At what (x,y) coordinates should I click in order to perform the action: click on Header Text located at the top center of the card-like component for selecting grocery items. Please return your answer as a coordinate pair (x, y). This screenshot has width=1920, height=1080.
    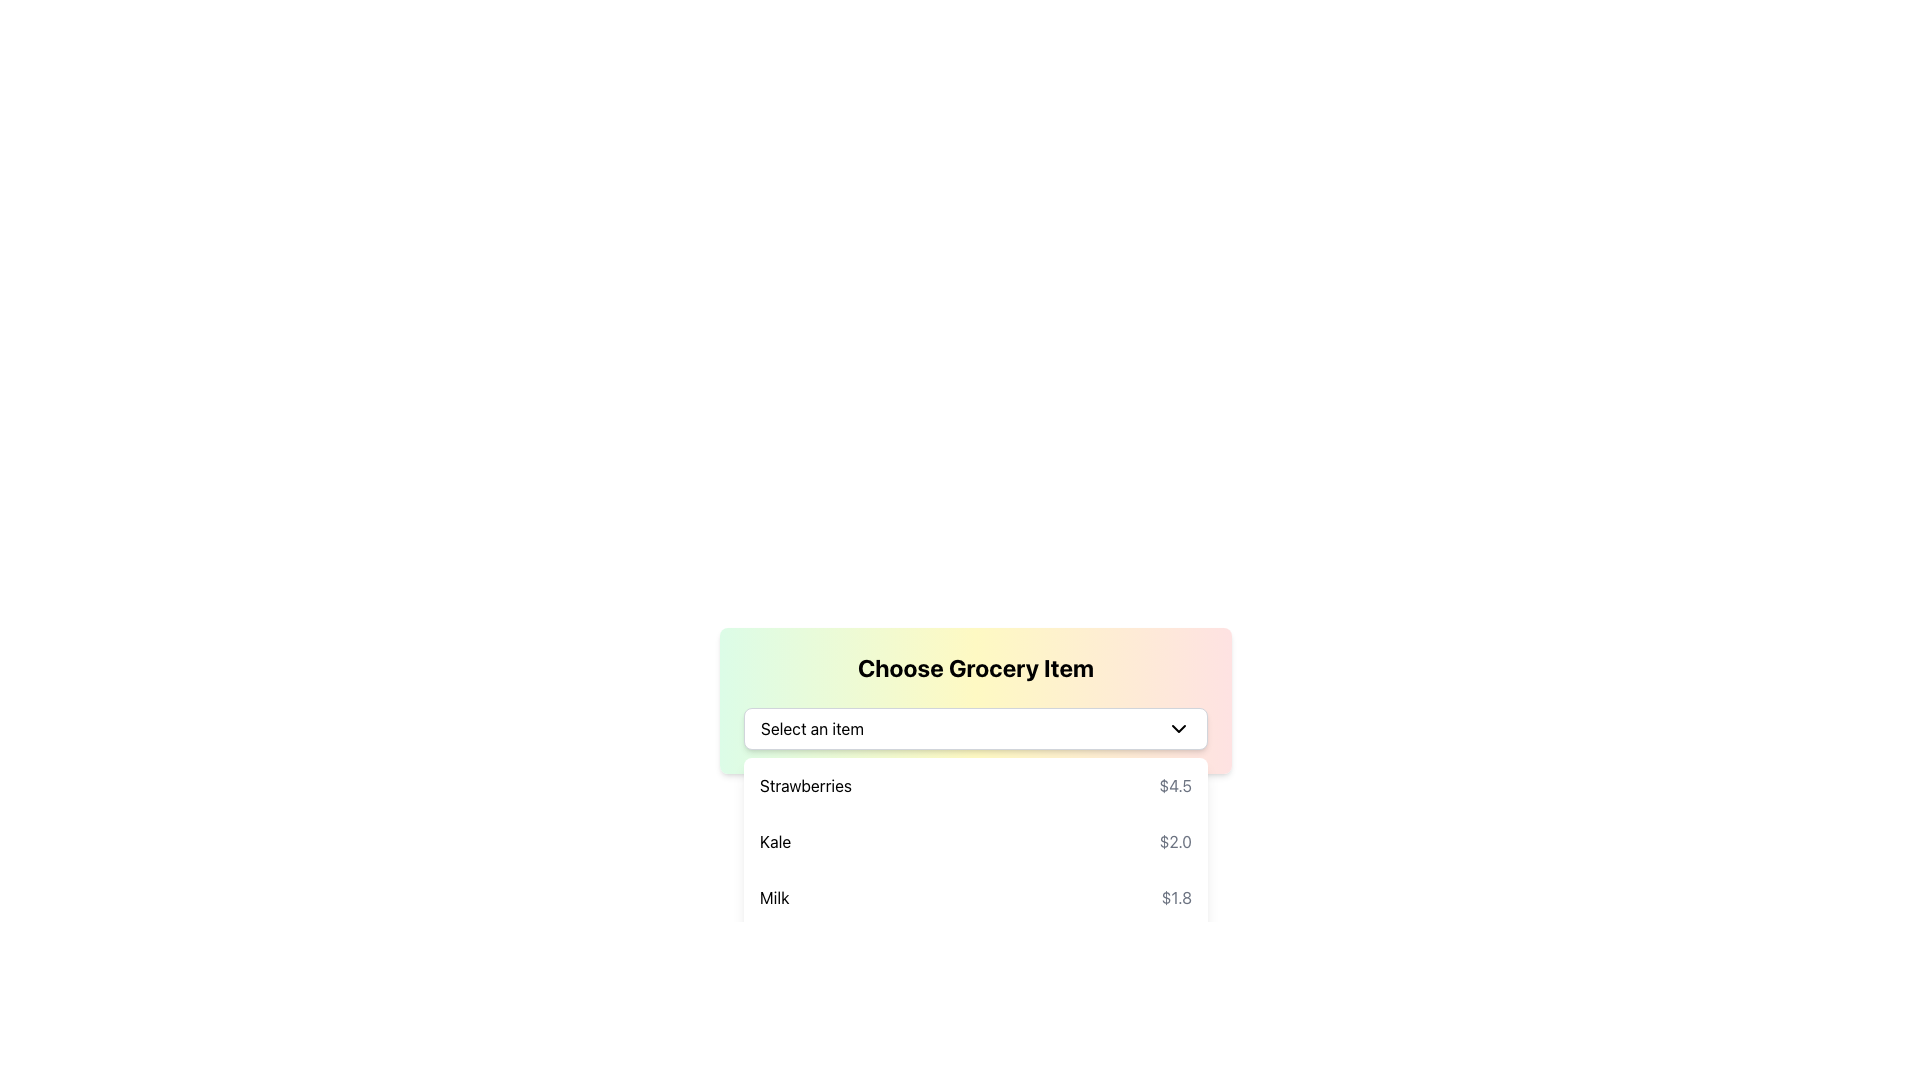
    Looking at the image, I should click on (975, 667).